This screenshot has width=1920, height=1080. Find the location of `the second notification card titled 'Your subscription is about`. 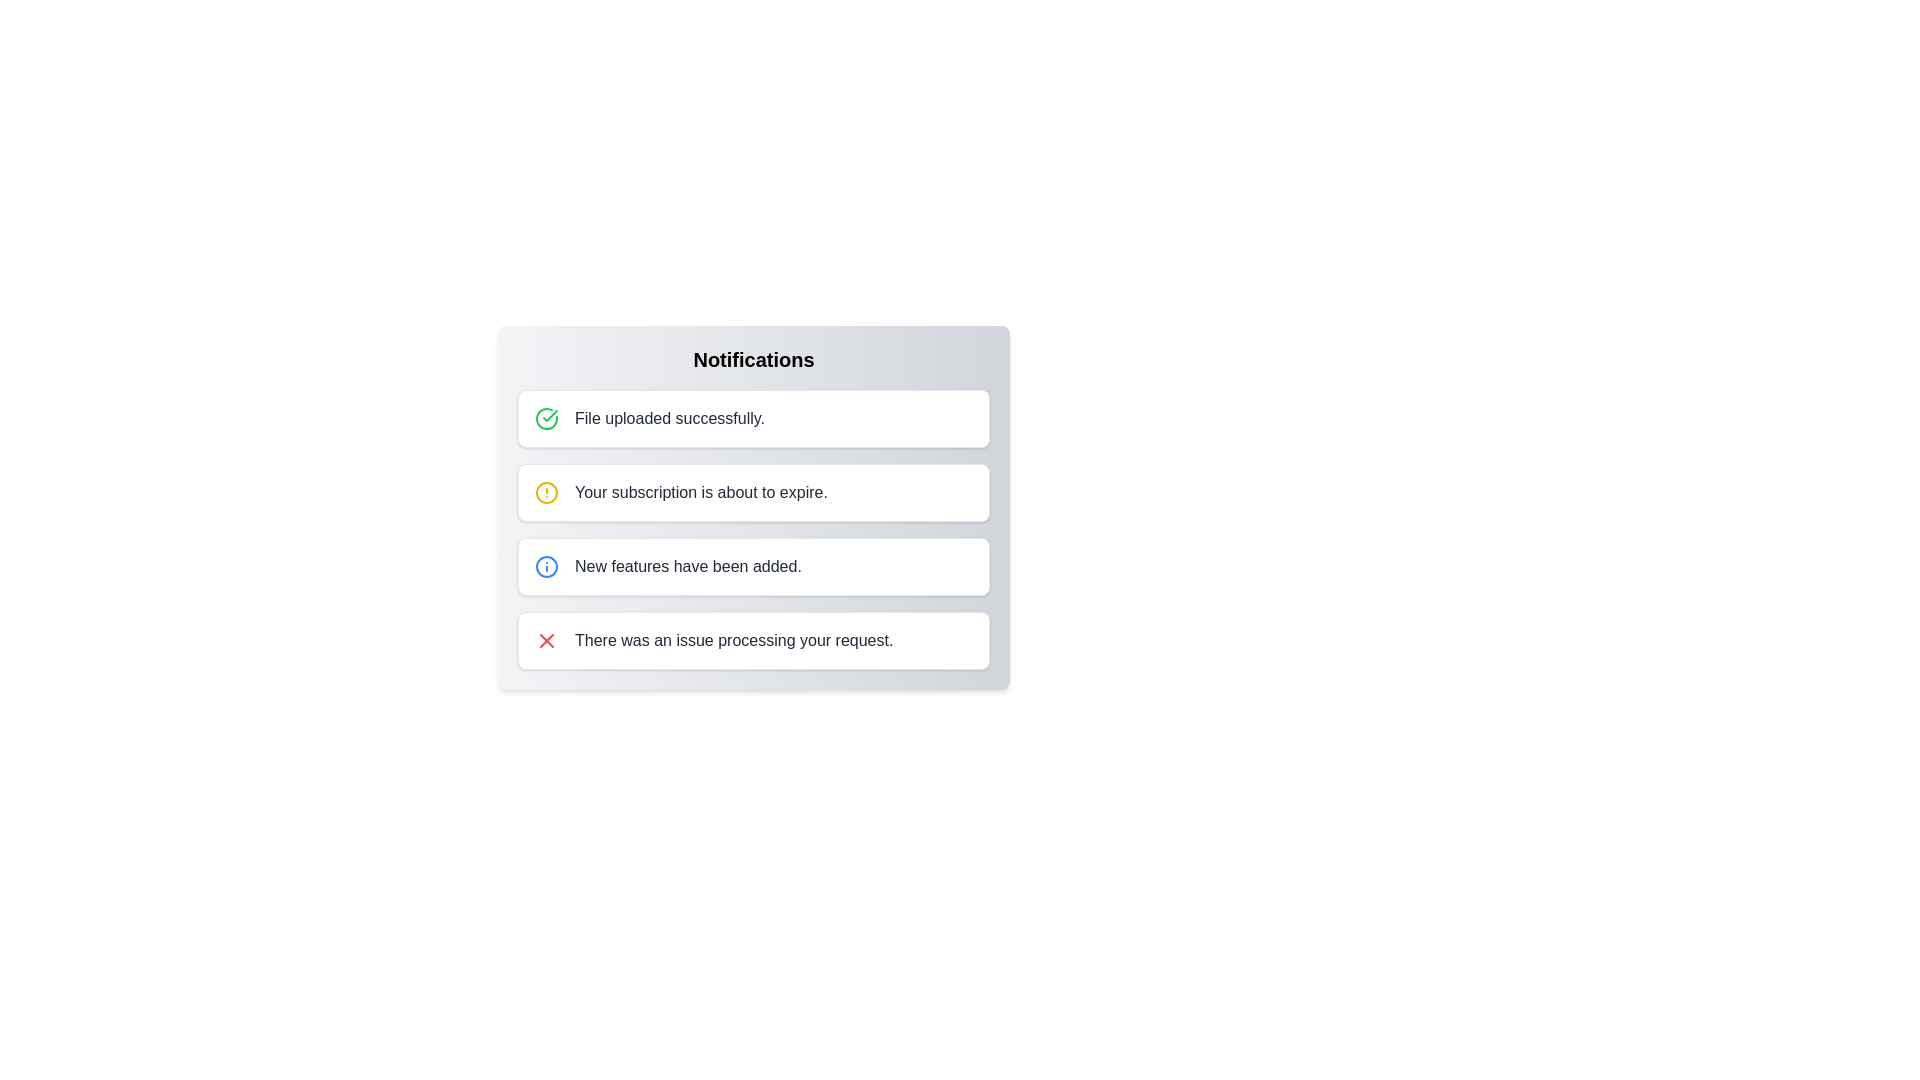

the second notification card titled 'Your subscription is about is located at coordinates (752, 493).